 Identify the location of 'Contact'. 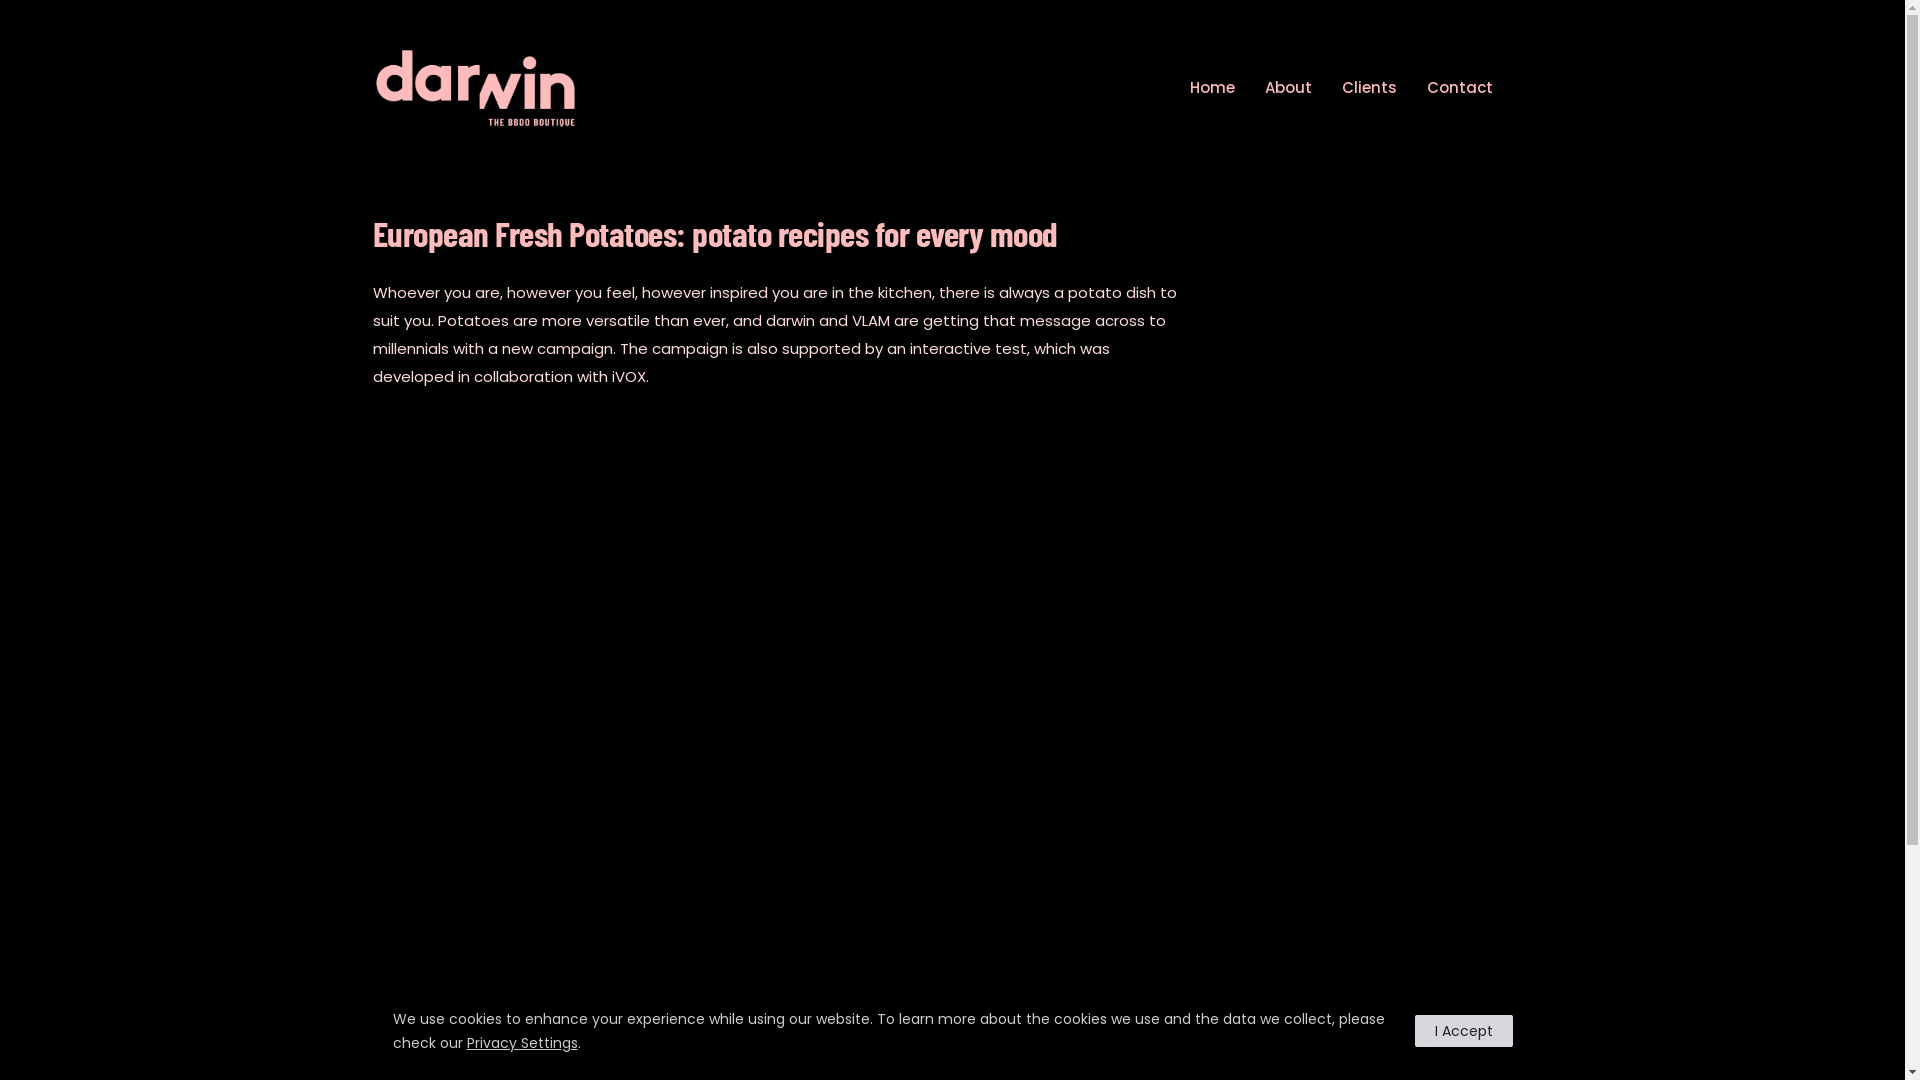
(1415, 86).